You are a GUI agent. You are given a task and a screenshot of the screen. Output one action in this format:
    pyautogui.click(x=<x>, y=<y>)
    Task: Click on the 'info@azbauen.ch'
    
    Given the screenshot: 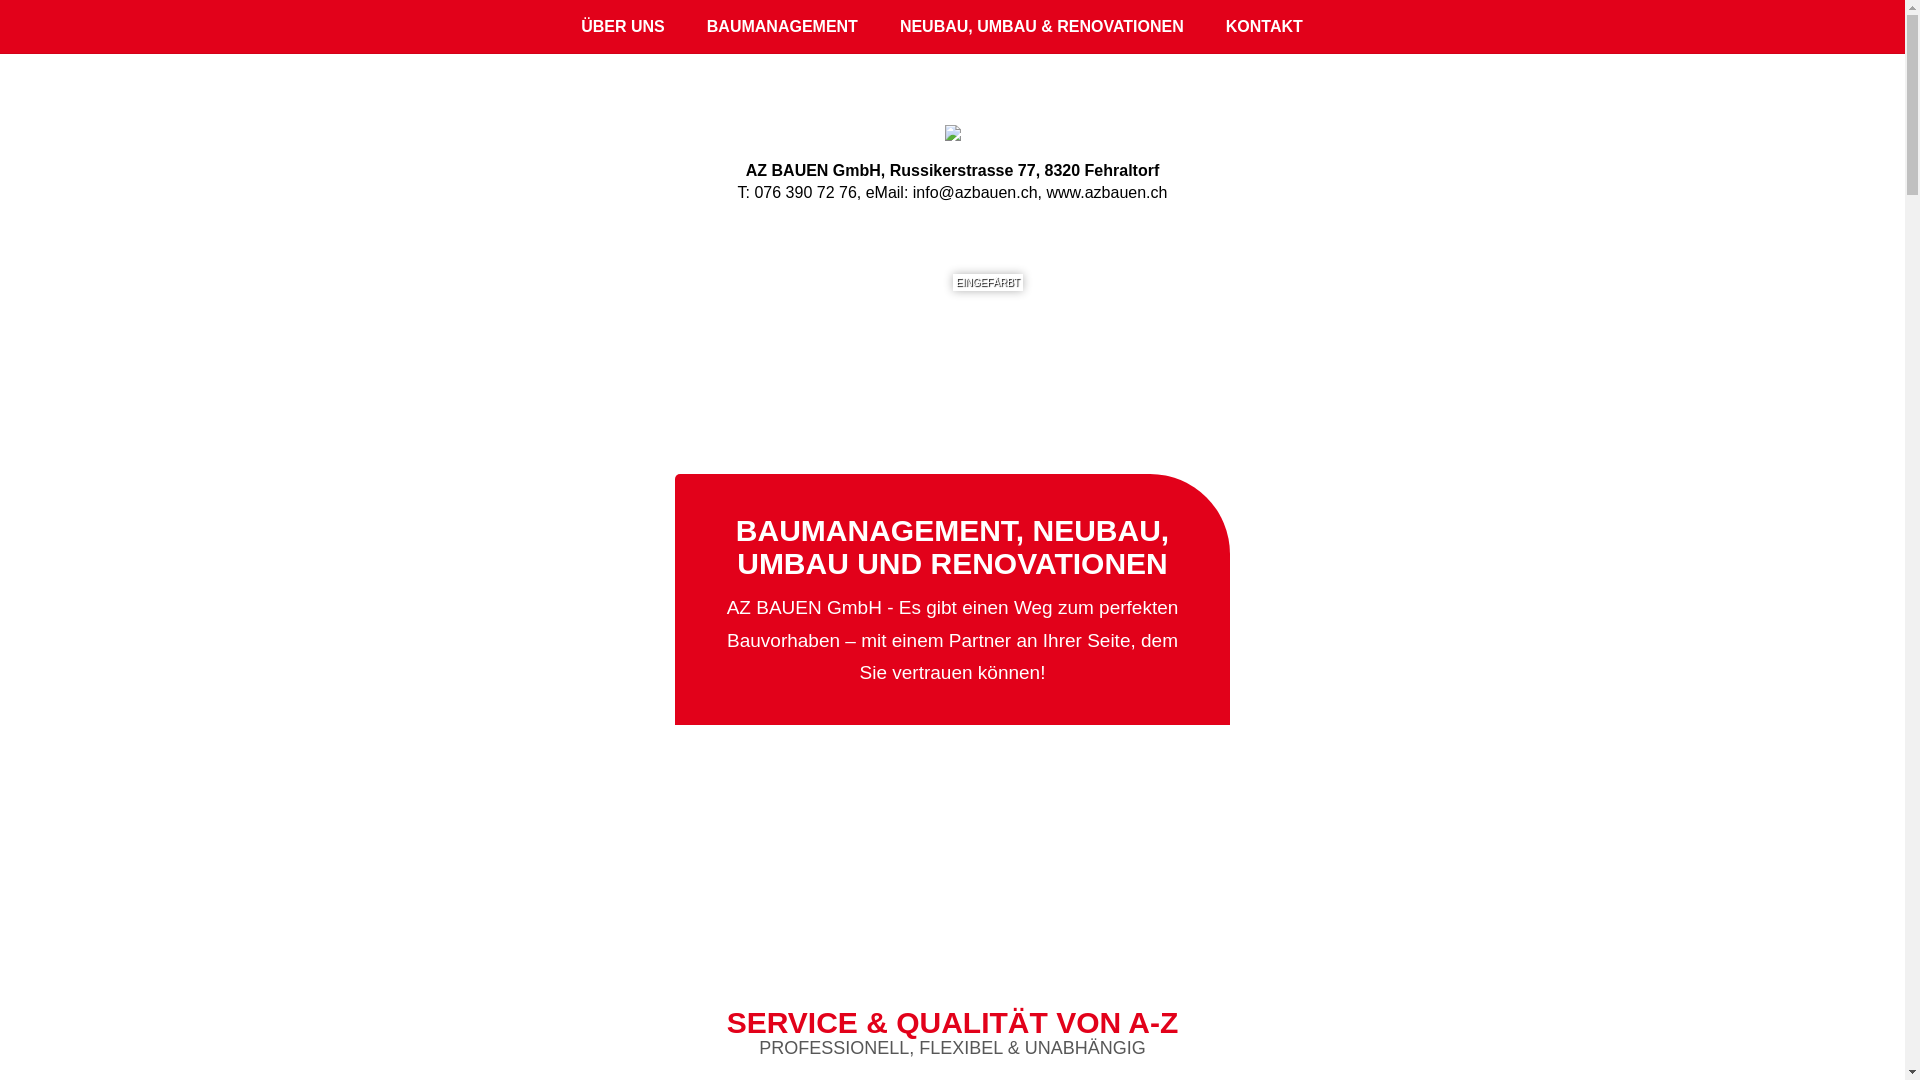 What is the action you would take?
    pyautogui.click(x=975, y=192)
    